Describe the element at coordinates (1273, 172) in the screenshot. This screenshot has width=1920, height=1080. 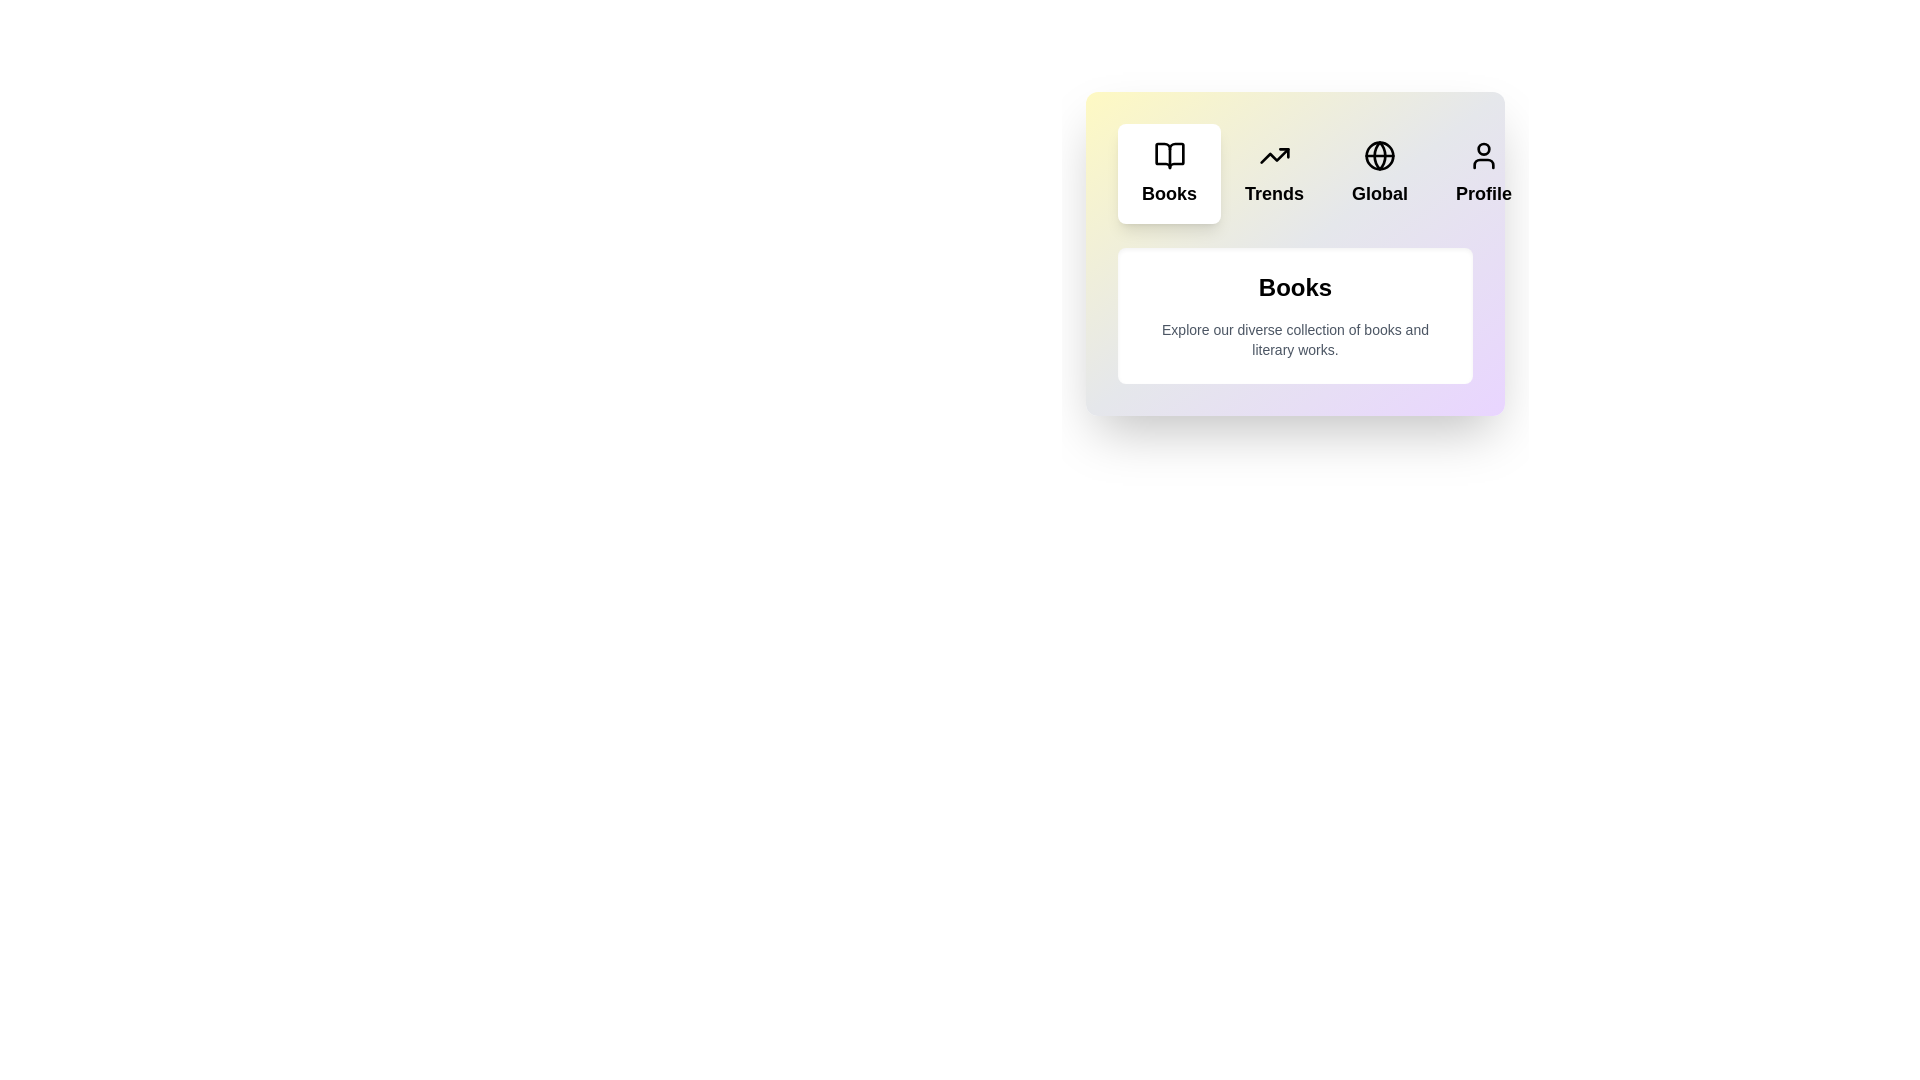
I see `the tab labeled Trends` at that location.